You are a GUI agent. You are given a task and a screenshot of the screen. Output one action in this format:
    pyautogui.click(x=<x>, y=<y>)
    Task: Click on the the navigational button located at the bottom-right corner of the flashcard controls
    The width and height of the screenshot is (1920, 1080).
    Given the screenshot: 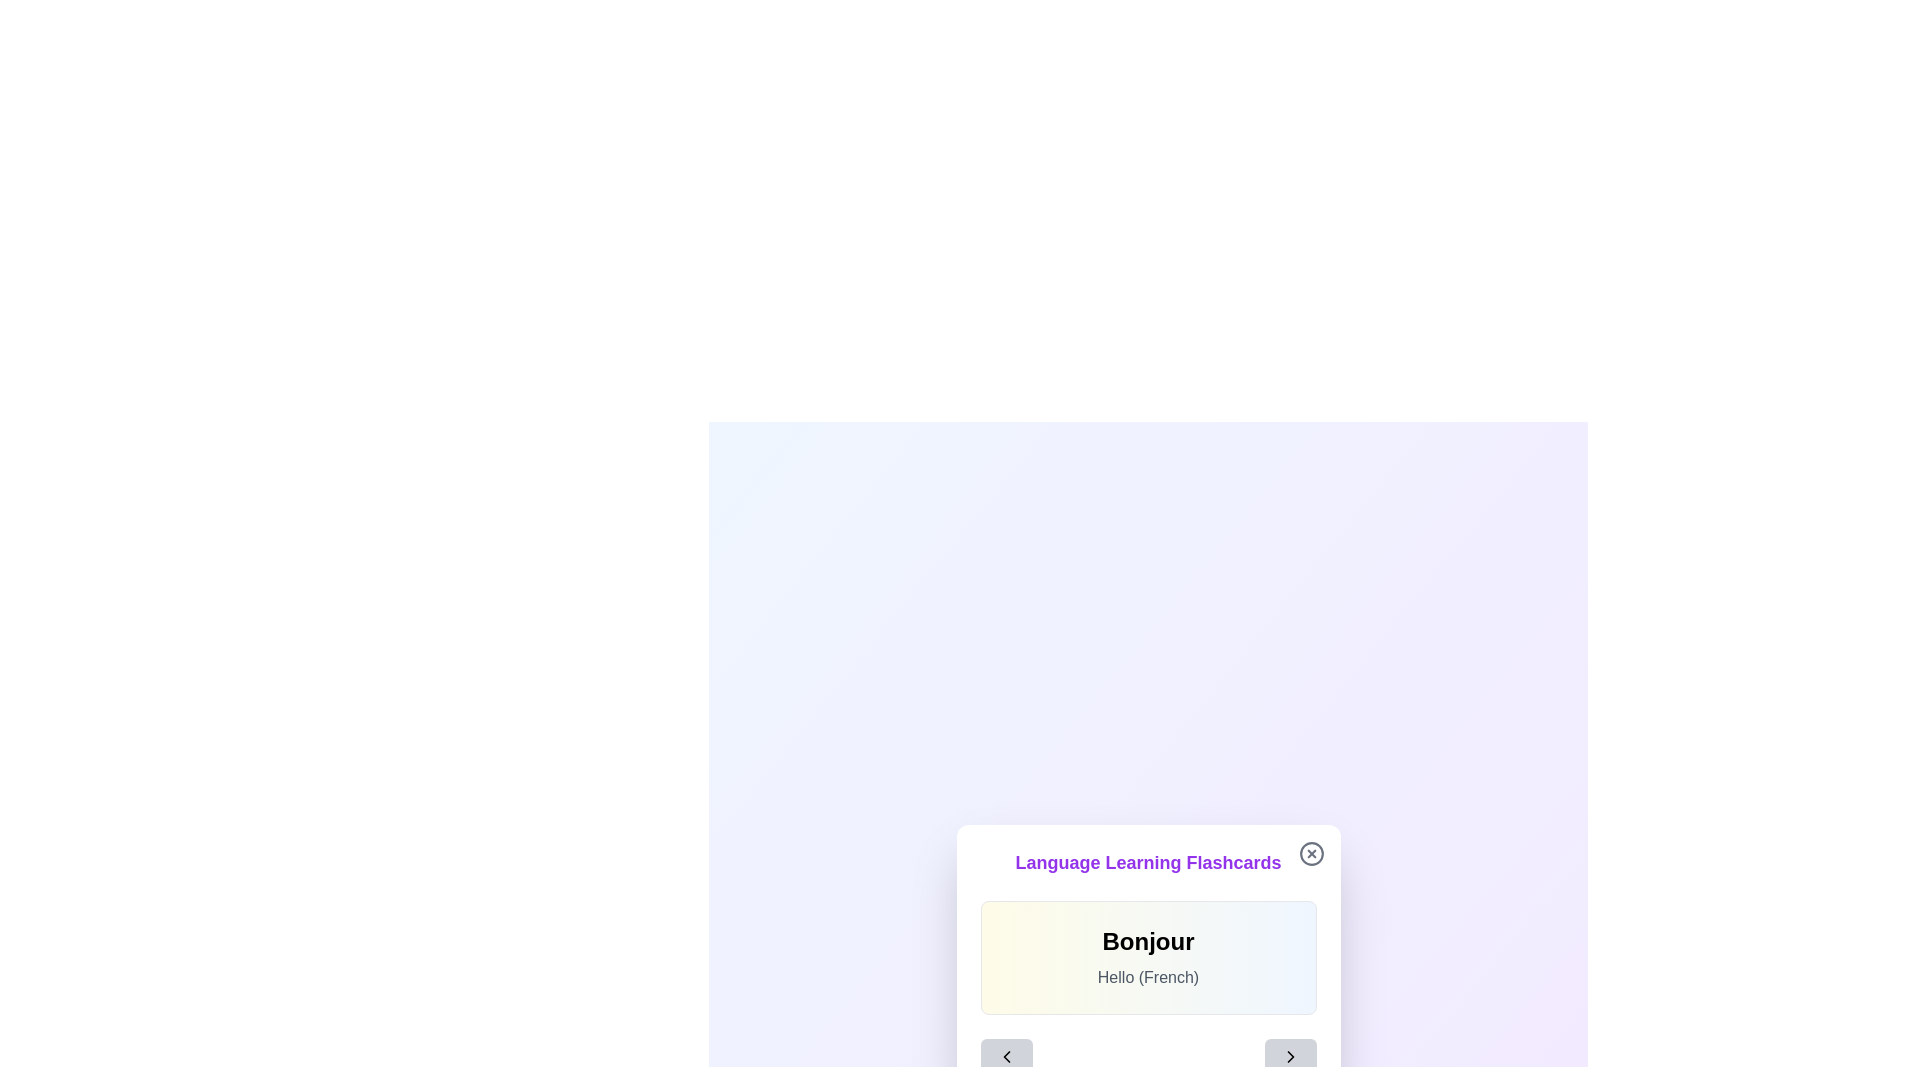 What is the action you would take?
    pyautogui.click(x=1290, y=1055)
    